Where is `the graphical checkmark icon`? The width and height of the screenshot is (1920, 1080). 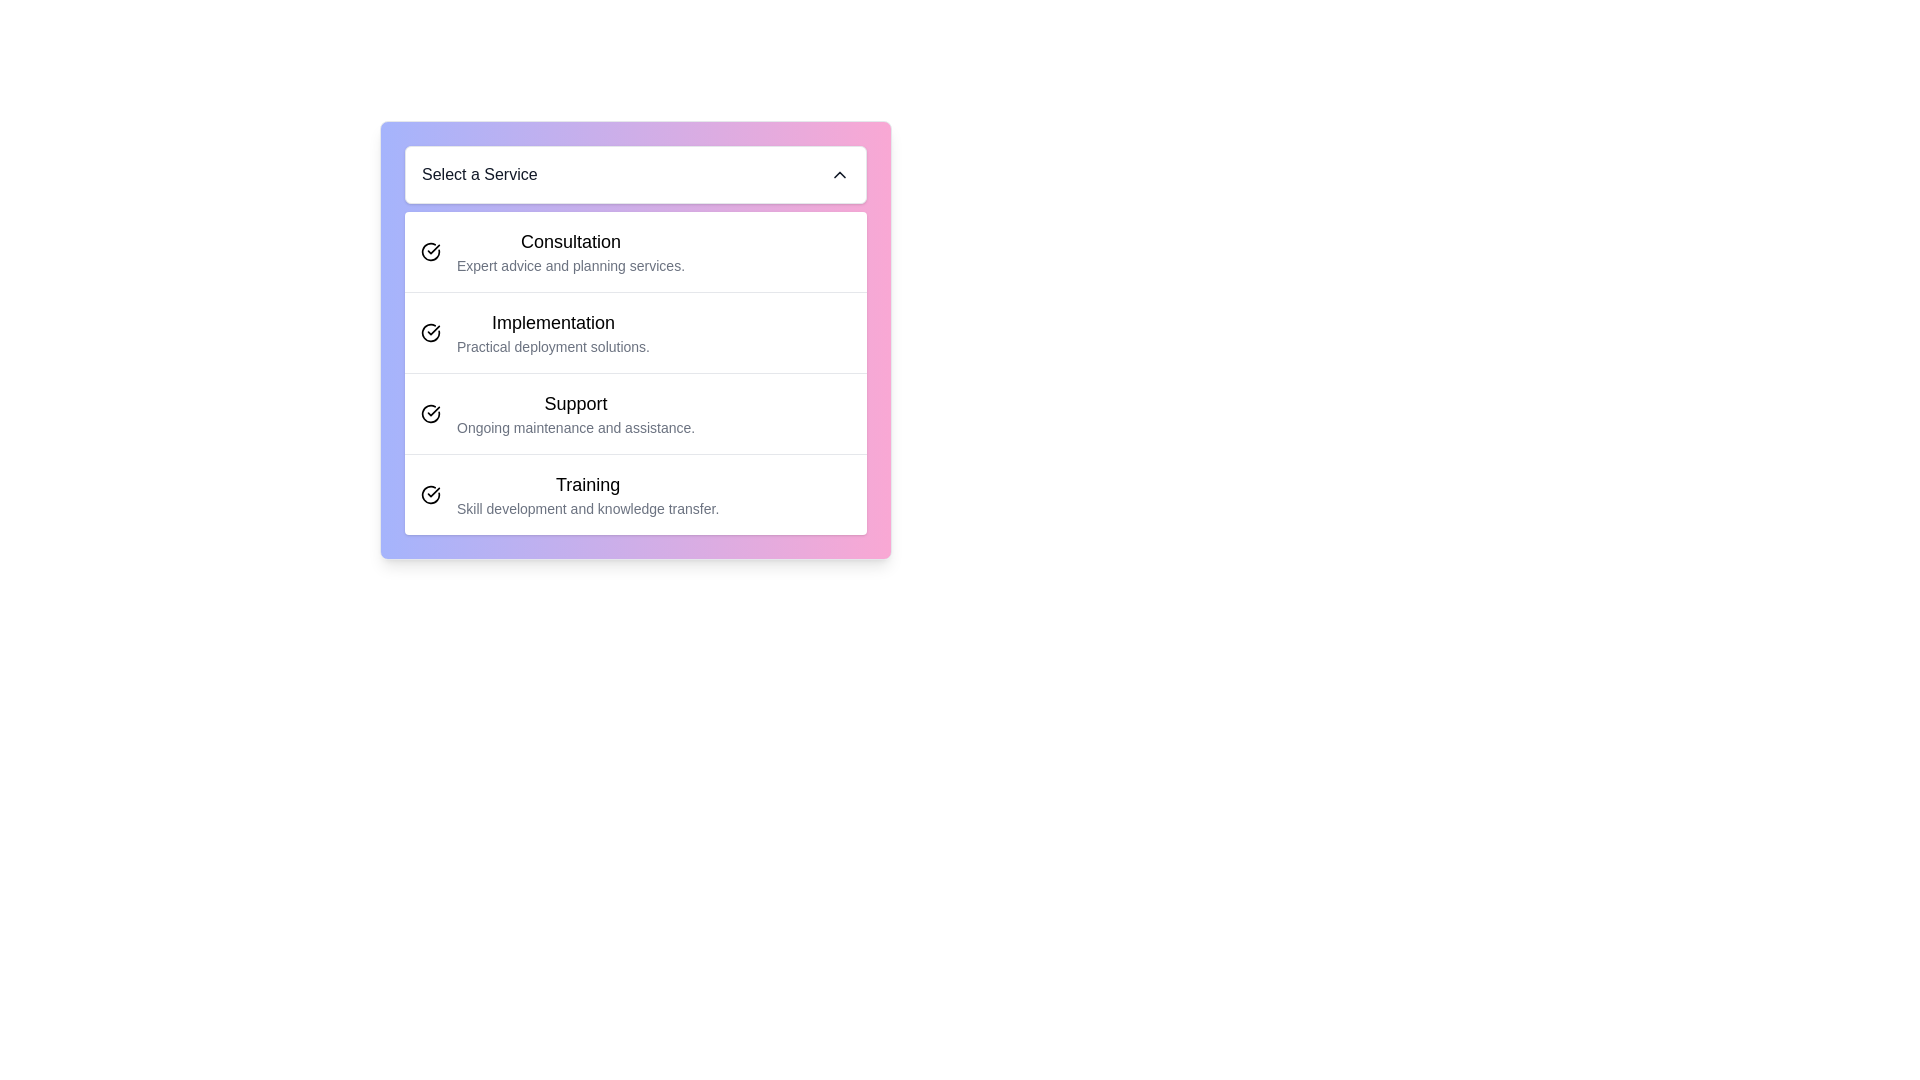
the graphical checkmark icon is located at coordinates (430, 412).